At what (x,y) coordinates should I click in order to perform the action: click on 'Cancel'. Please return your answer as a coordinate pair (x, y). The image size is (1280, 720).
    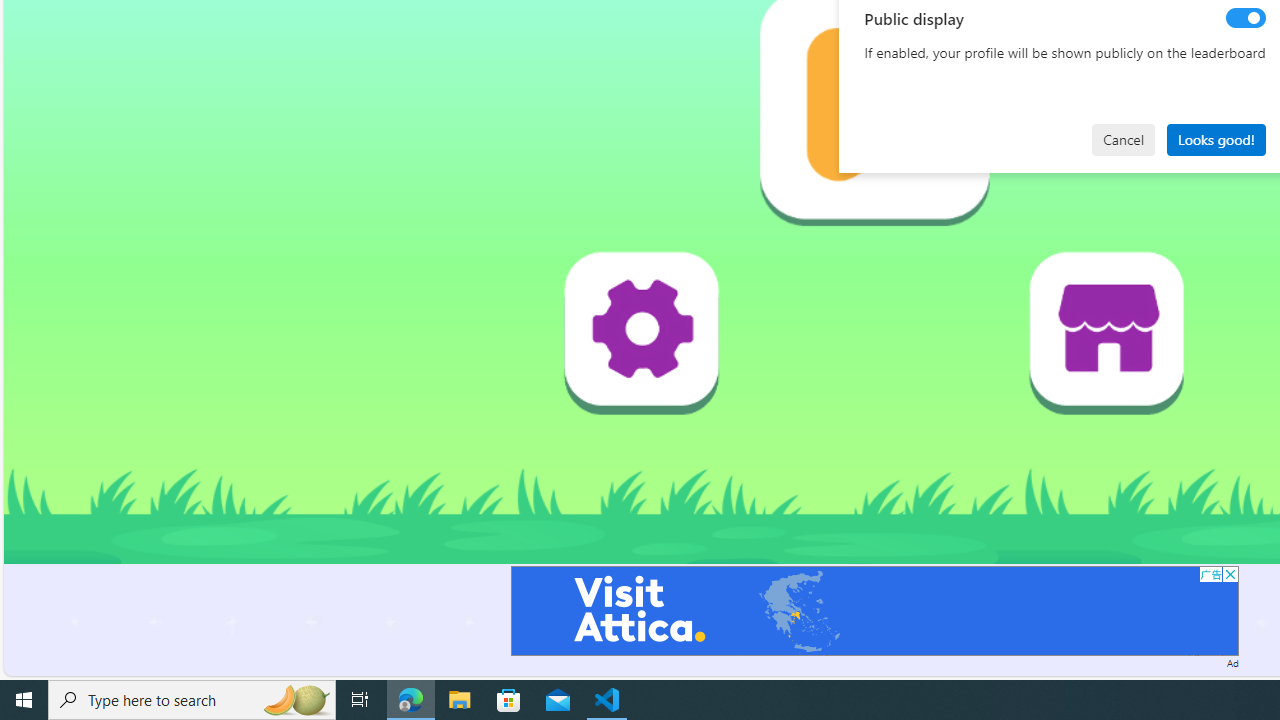
    Looking at the image, I should click on (1123, 138).